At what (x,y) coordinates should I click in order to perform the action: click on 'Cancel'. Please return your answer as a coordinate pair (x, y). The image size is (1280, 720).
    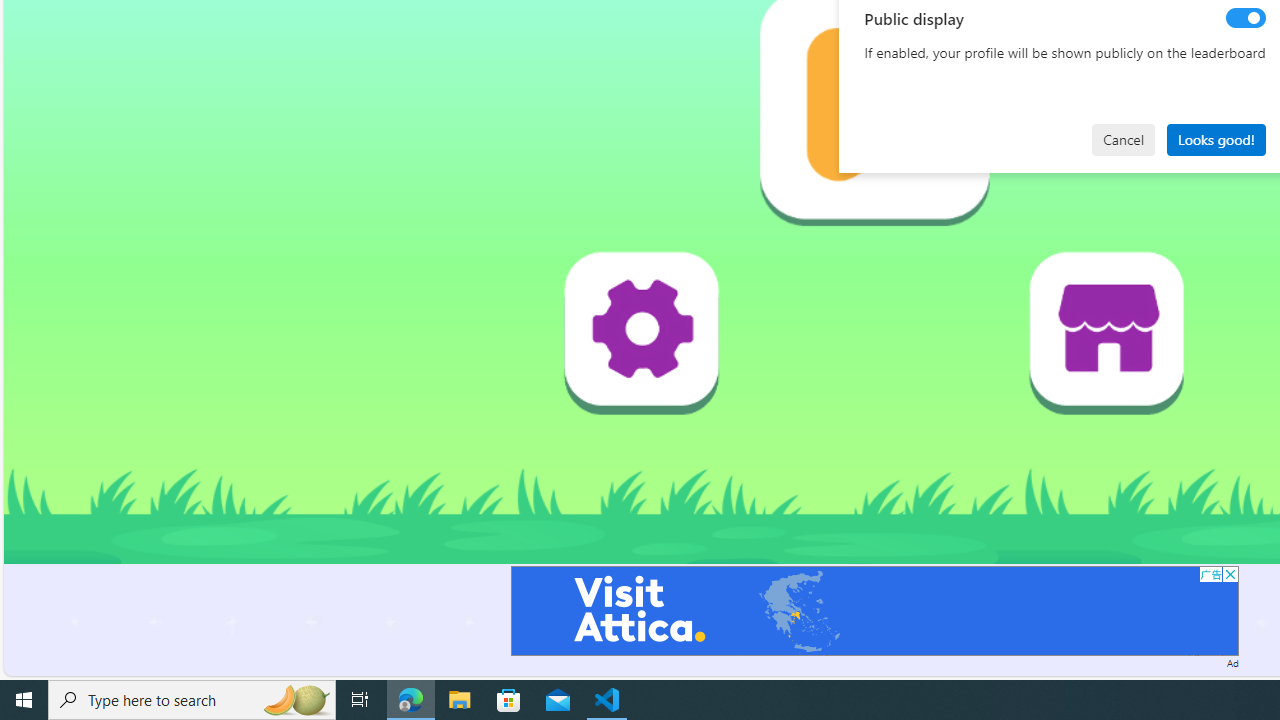
    Looking at the image, I should click on (1123, 138).